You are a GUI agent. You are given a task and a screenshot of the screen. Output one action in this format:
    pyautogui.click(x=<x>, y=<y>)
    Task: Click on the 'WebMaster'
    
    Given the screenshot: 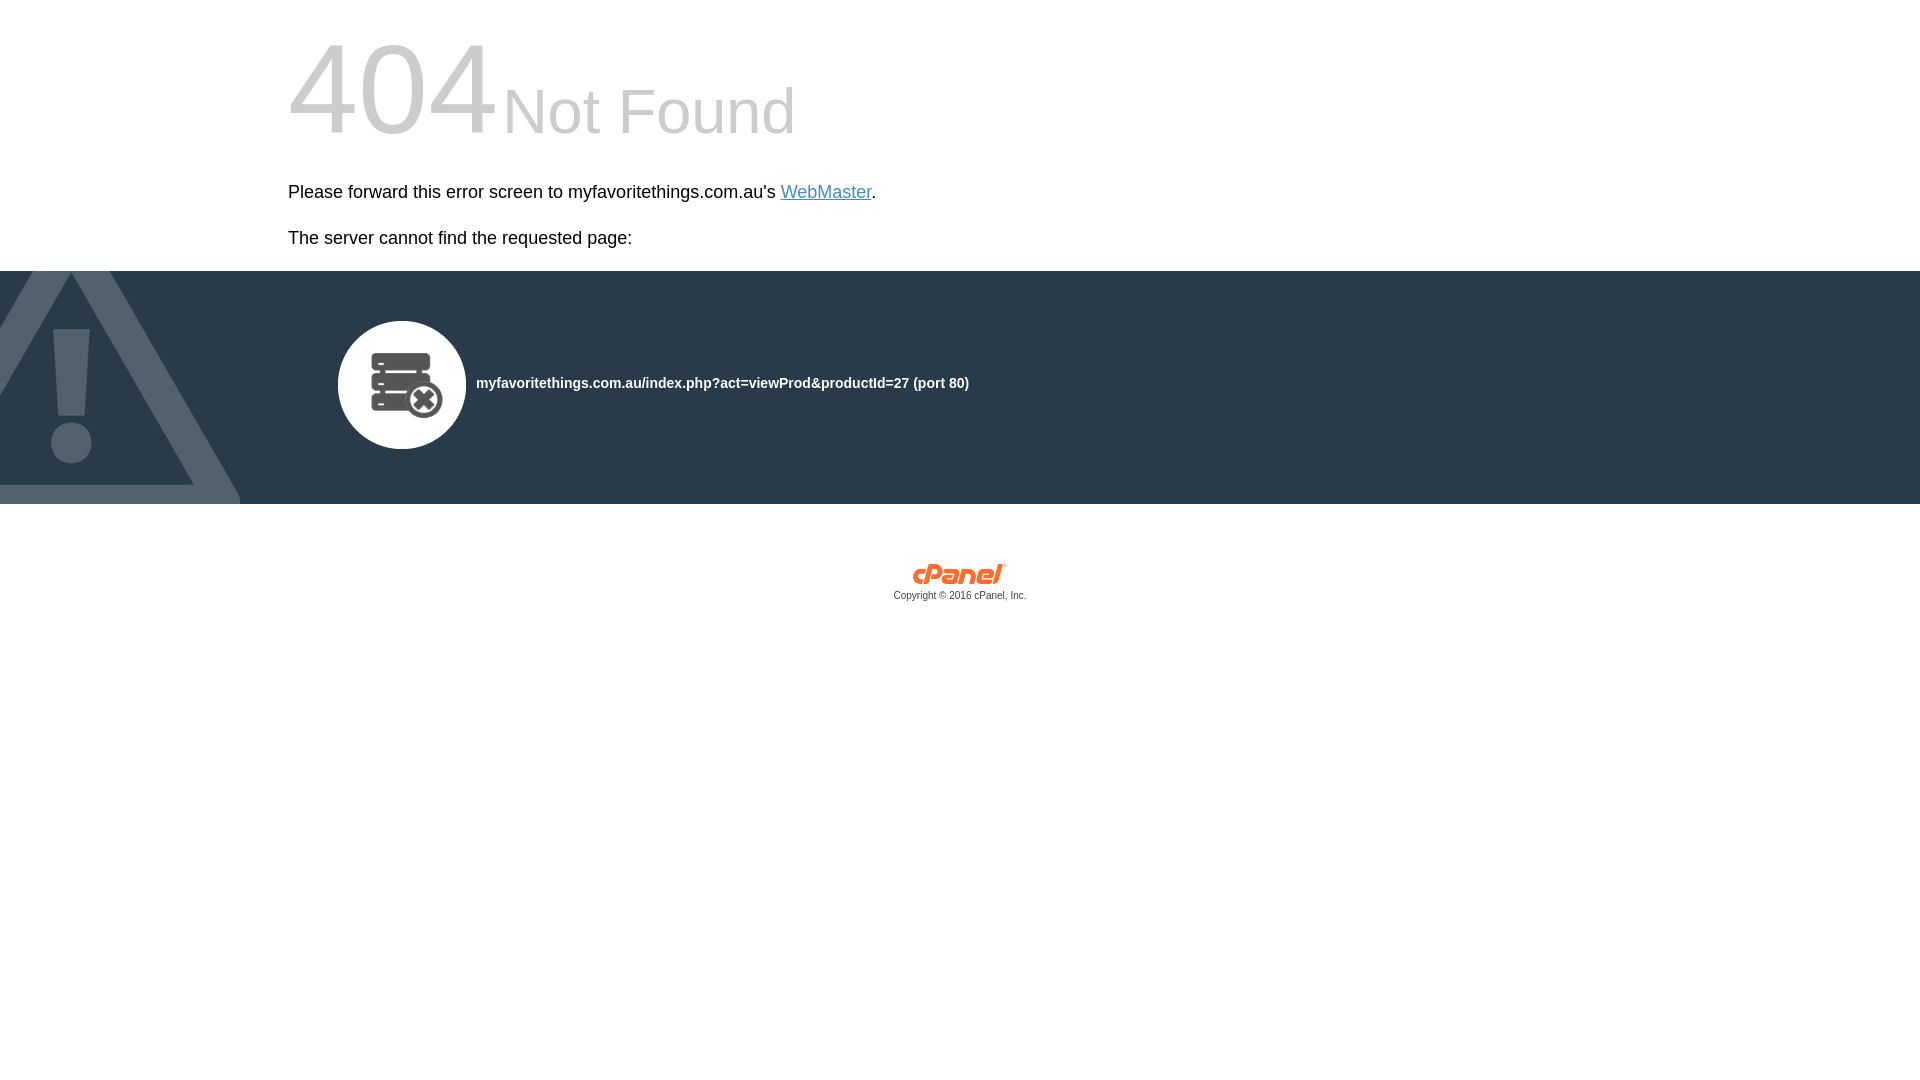 What is the action you would take?
    pyautogui.click(x=826, y=192)
    